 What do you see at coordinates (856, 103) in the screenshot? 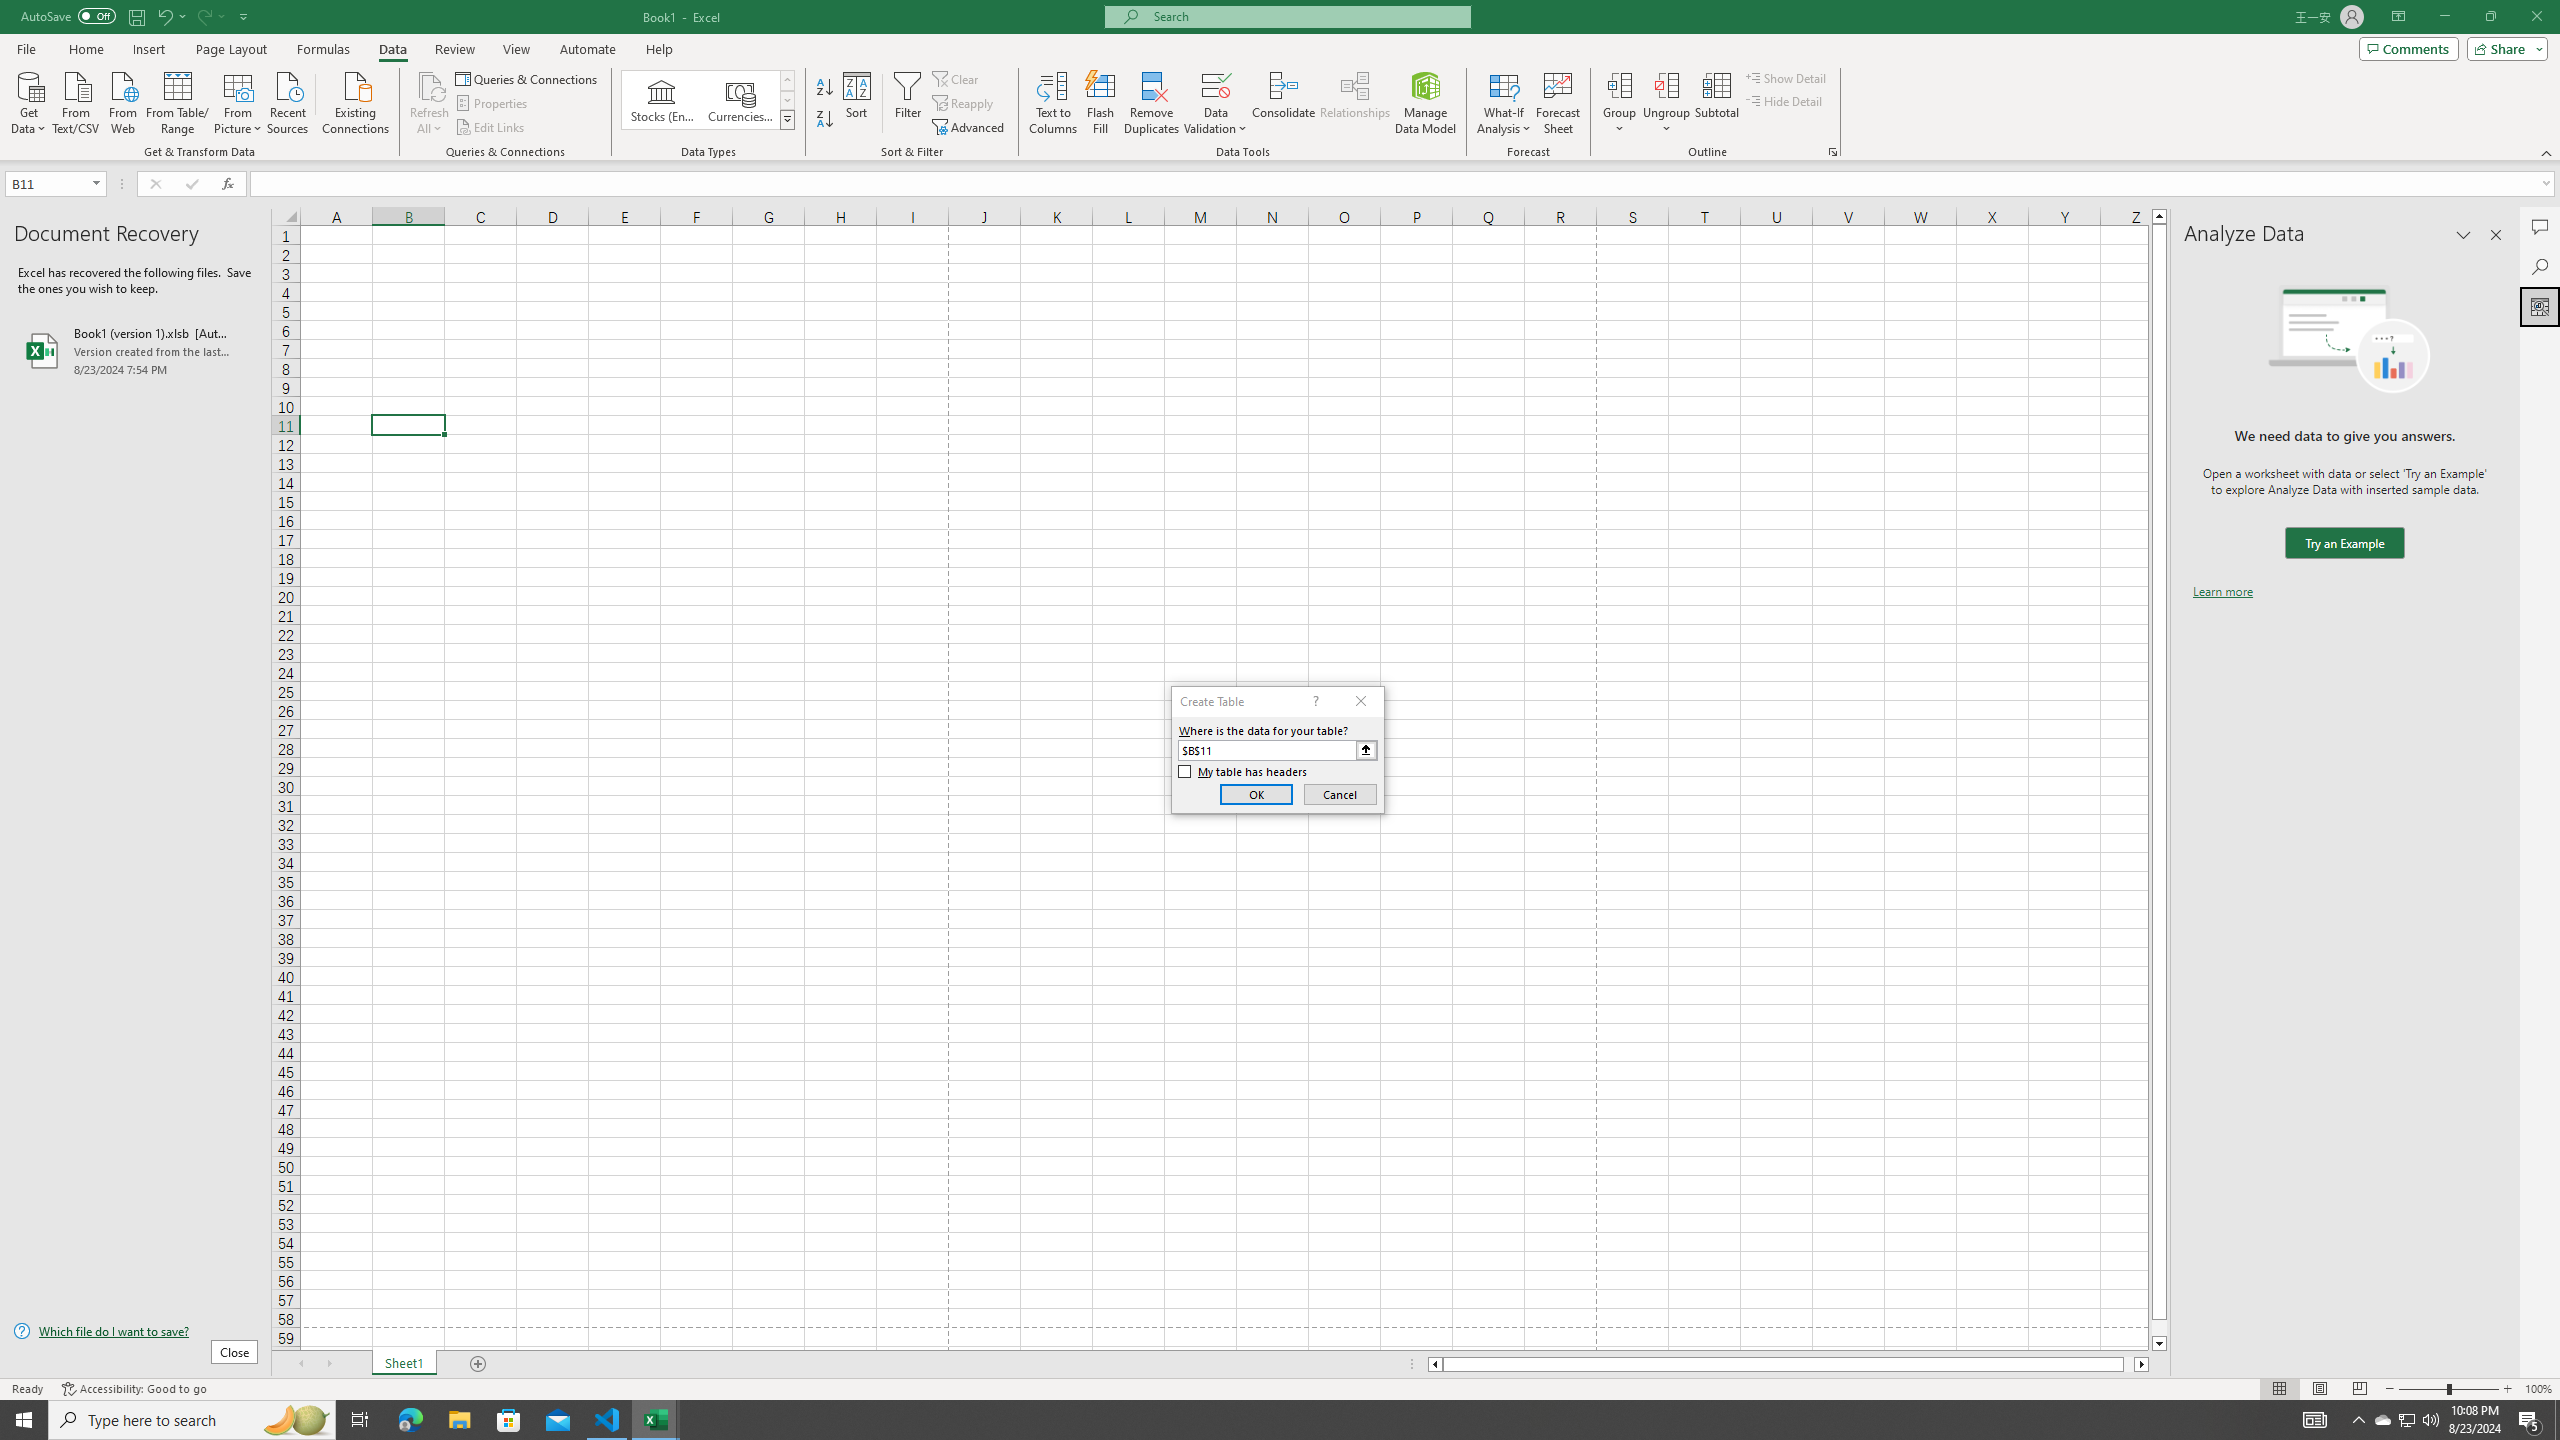
I see `'Sort...'` at bounding box center [856, 103].